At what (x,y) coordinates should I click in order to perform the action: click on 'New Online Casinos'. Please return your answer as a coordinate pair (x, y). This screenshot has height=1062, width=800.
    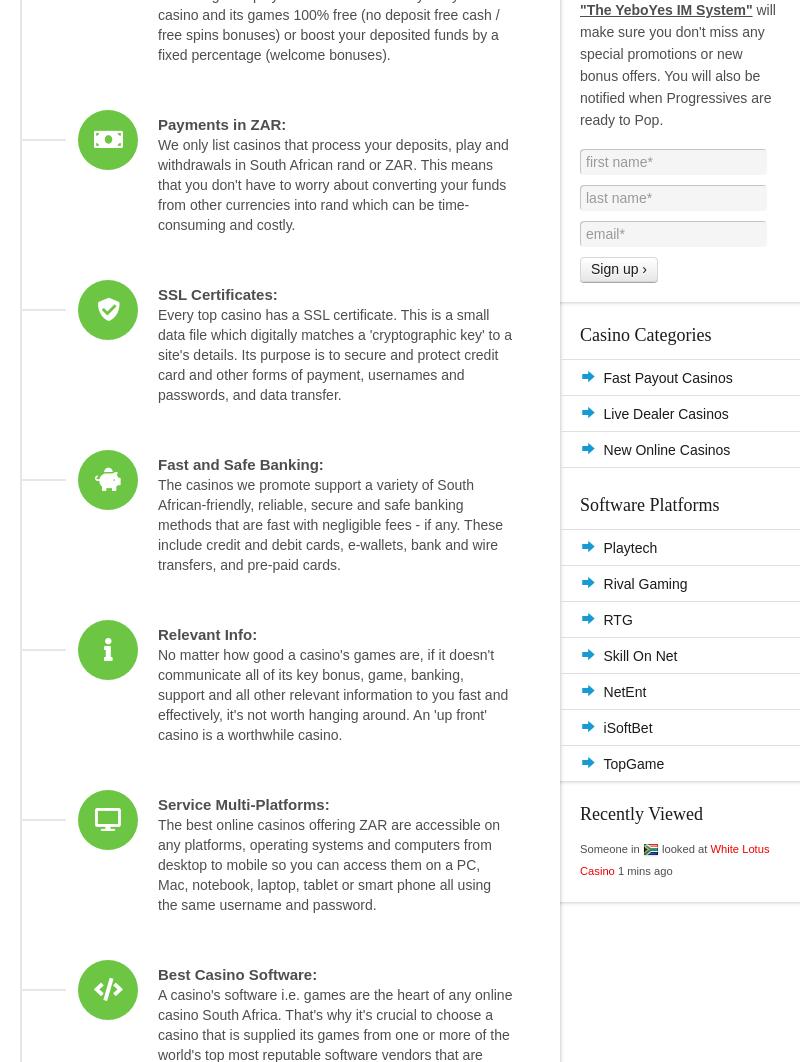
    Looking at the image, I should click on (603, 448).